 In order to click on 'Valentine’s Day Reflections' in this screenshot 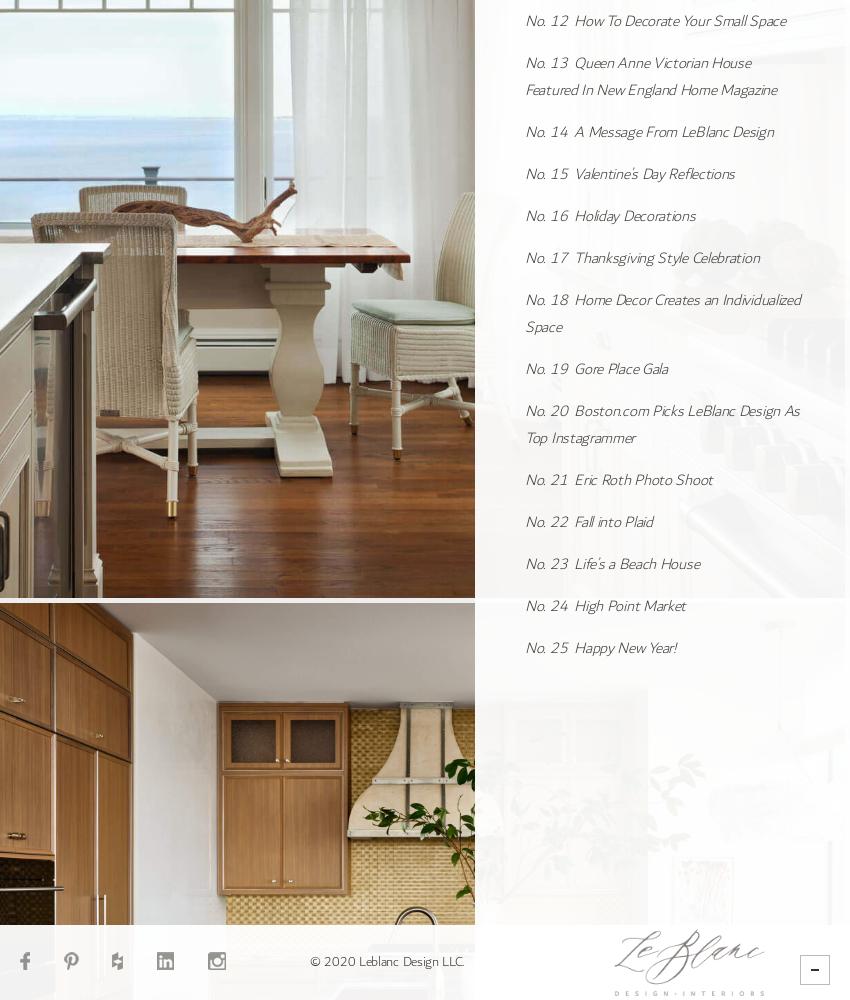, I will do `click(654, 173)`.